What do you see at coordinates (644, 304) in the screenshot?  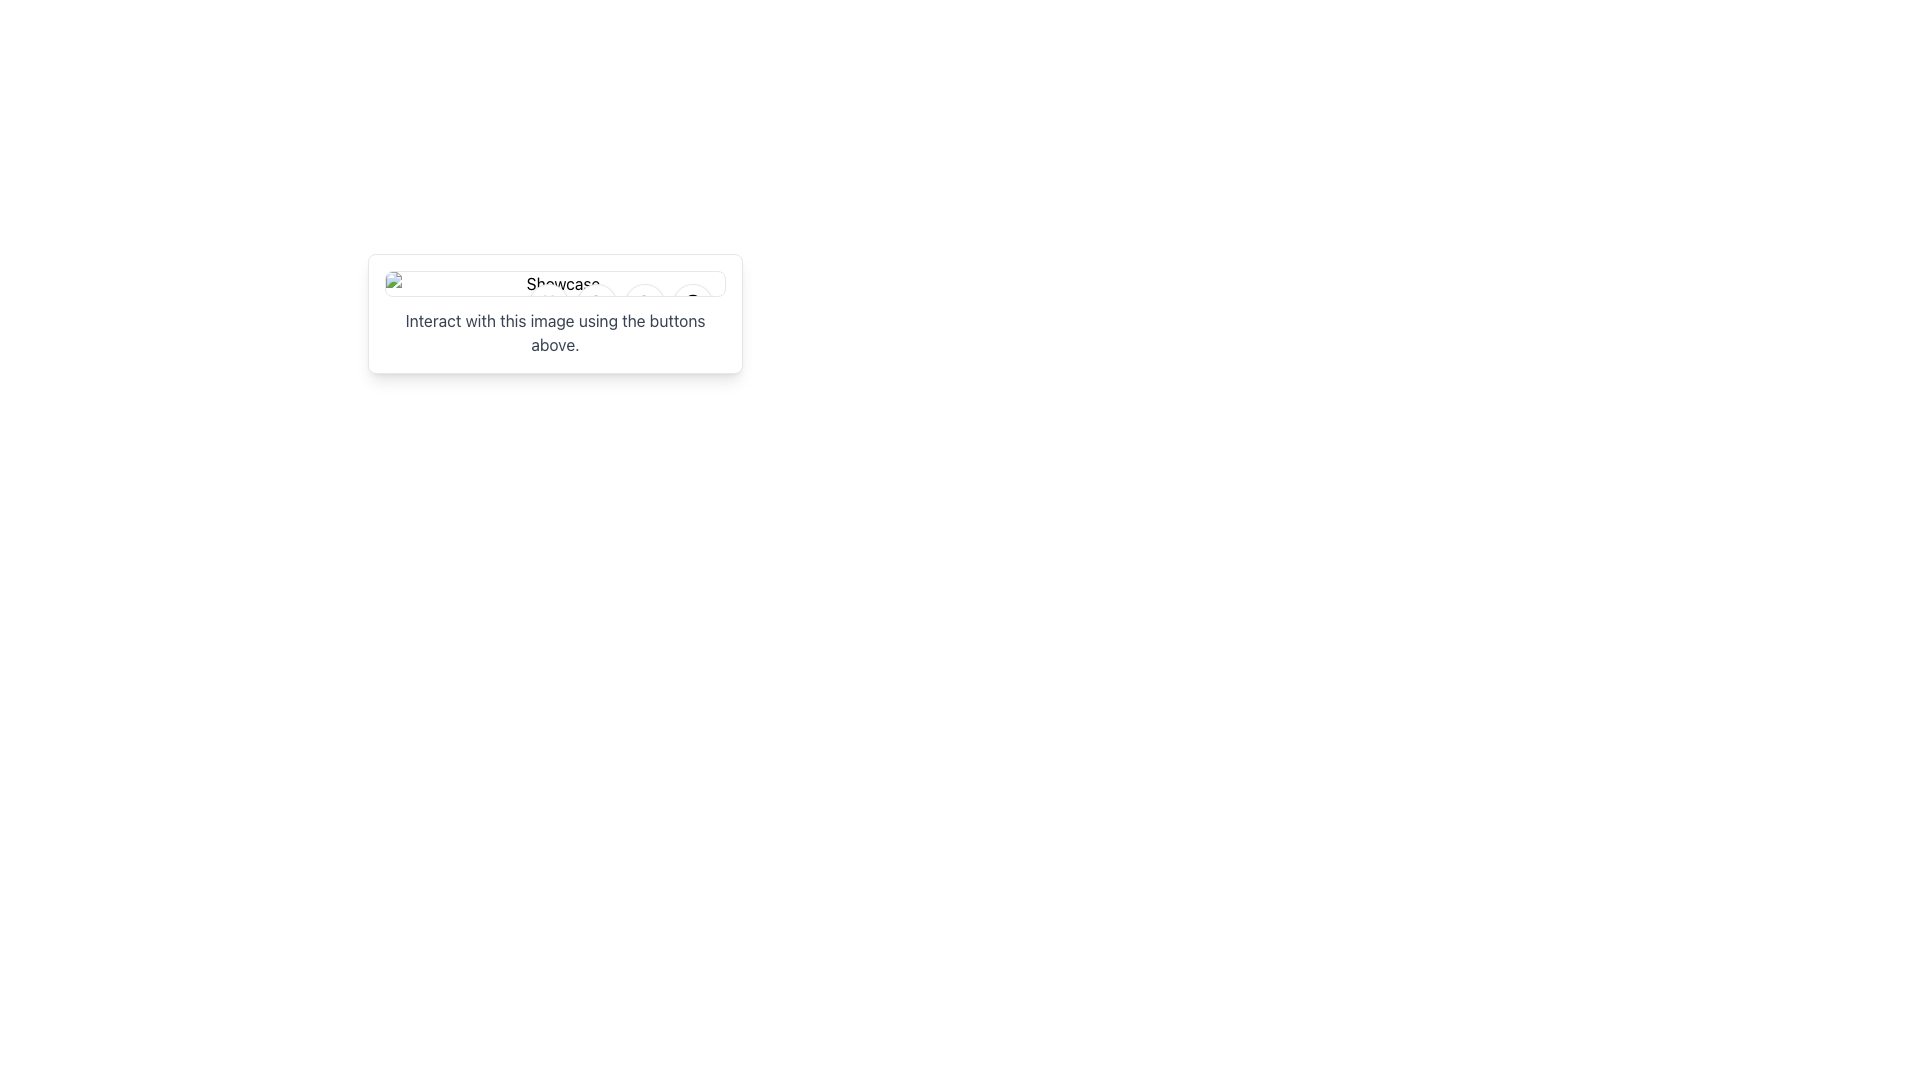 I see `the circular icon with a magnifying glass and minus sign inside it, located in the center of a white button` at bounding box center [644, 304].